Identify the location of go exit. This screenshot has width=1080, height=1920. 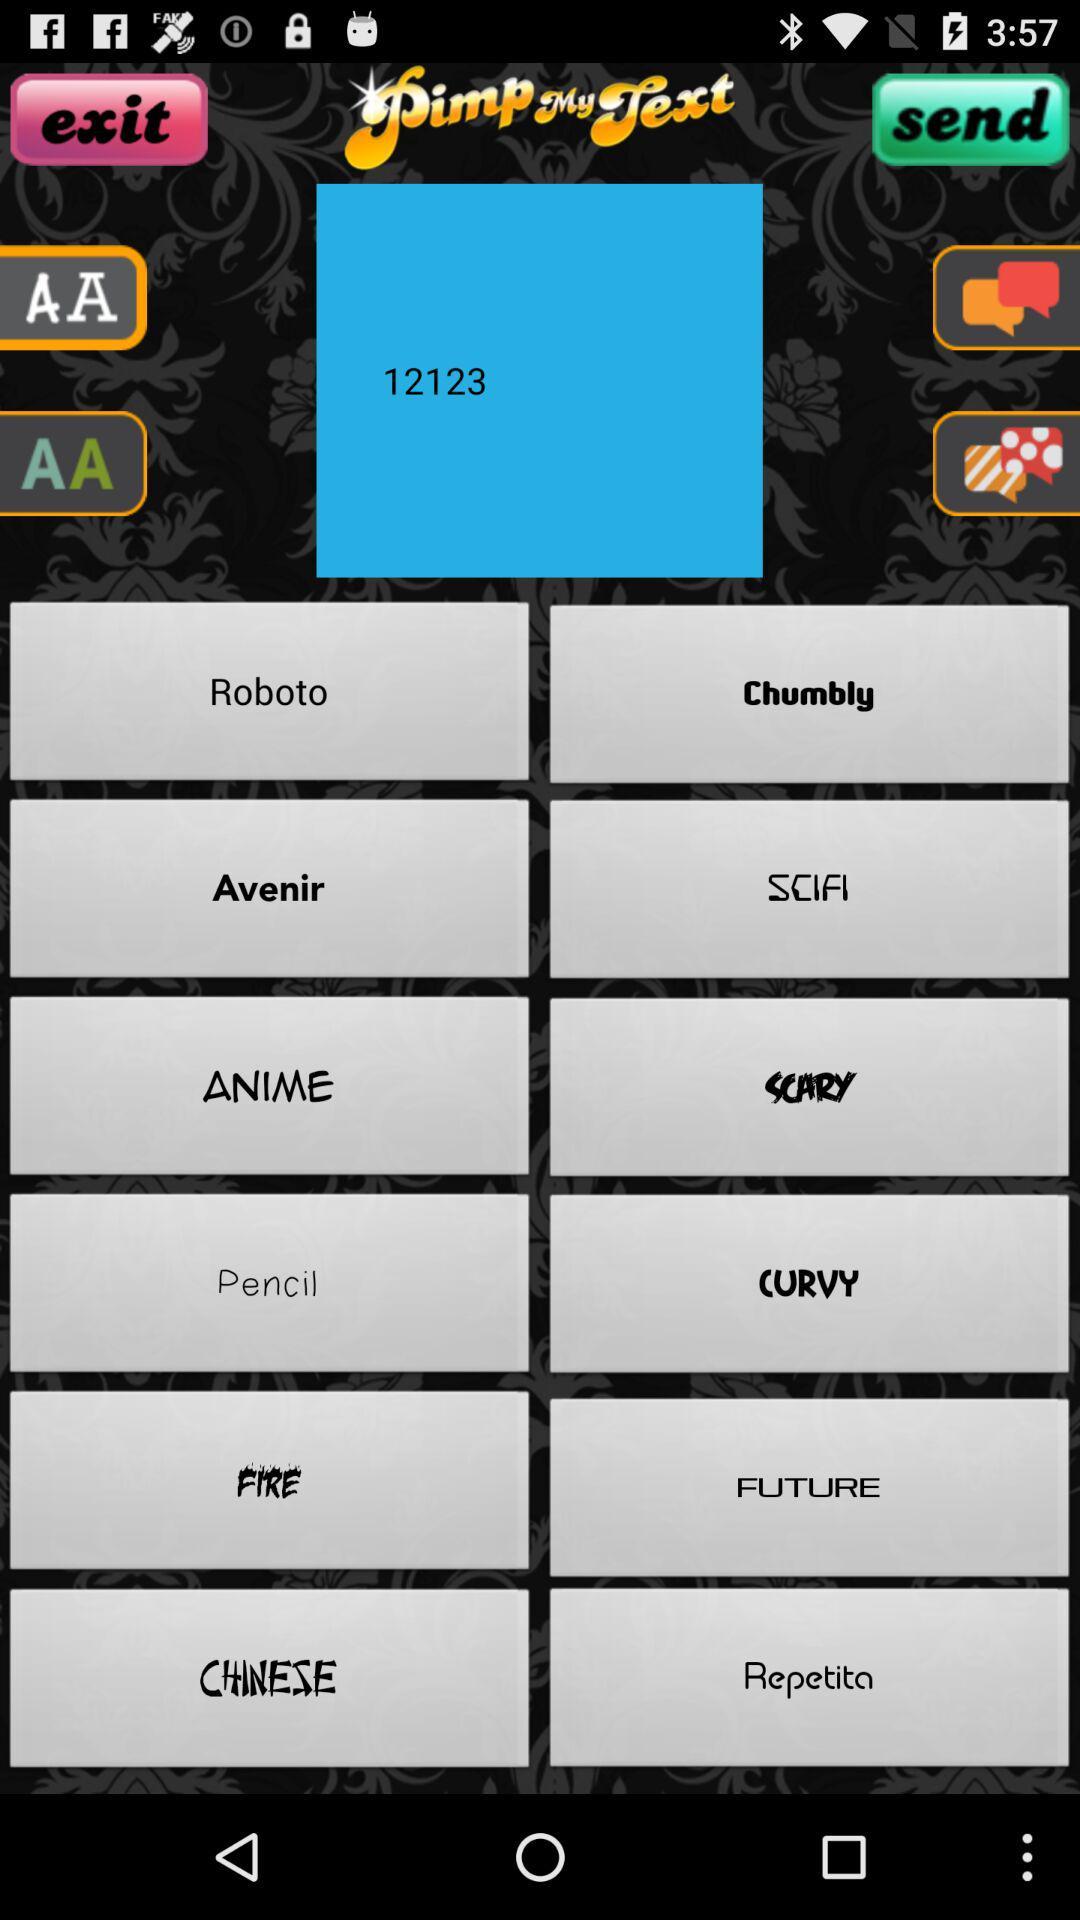
(109, 118).